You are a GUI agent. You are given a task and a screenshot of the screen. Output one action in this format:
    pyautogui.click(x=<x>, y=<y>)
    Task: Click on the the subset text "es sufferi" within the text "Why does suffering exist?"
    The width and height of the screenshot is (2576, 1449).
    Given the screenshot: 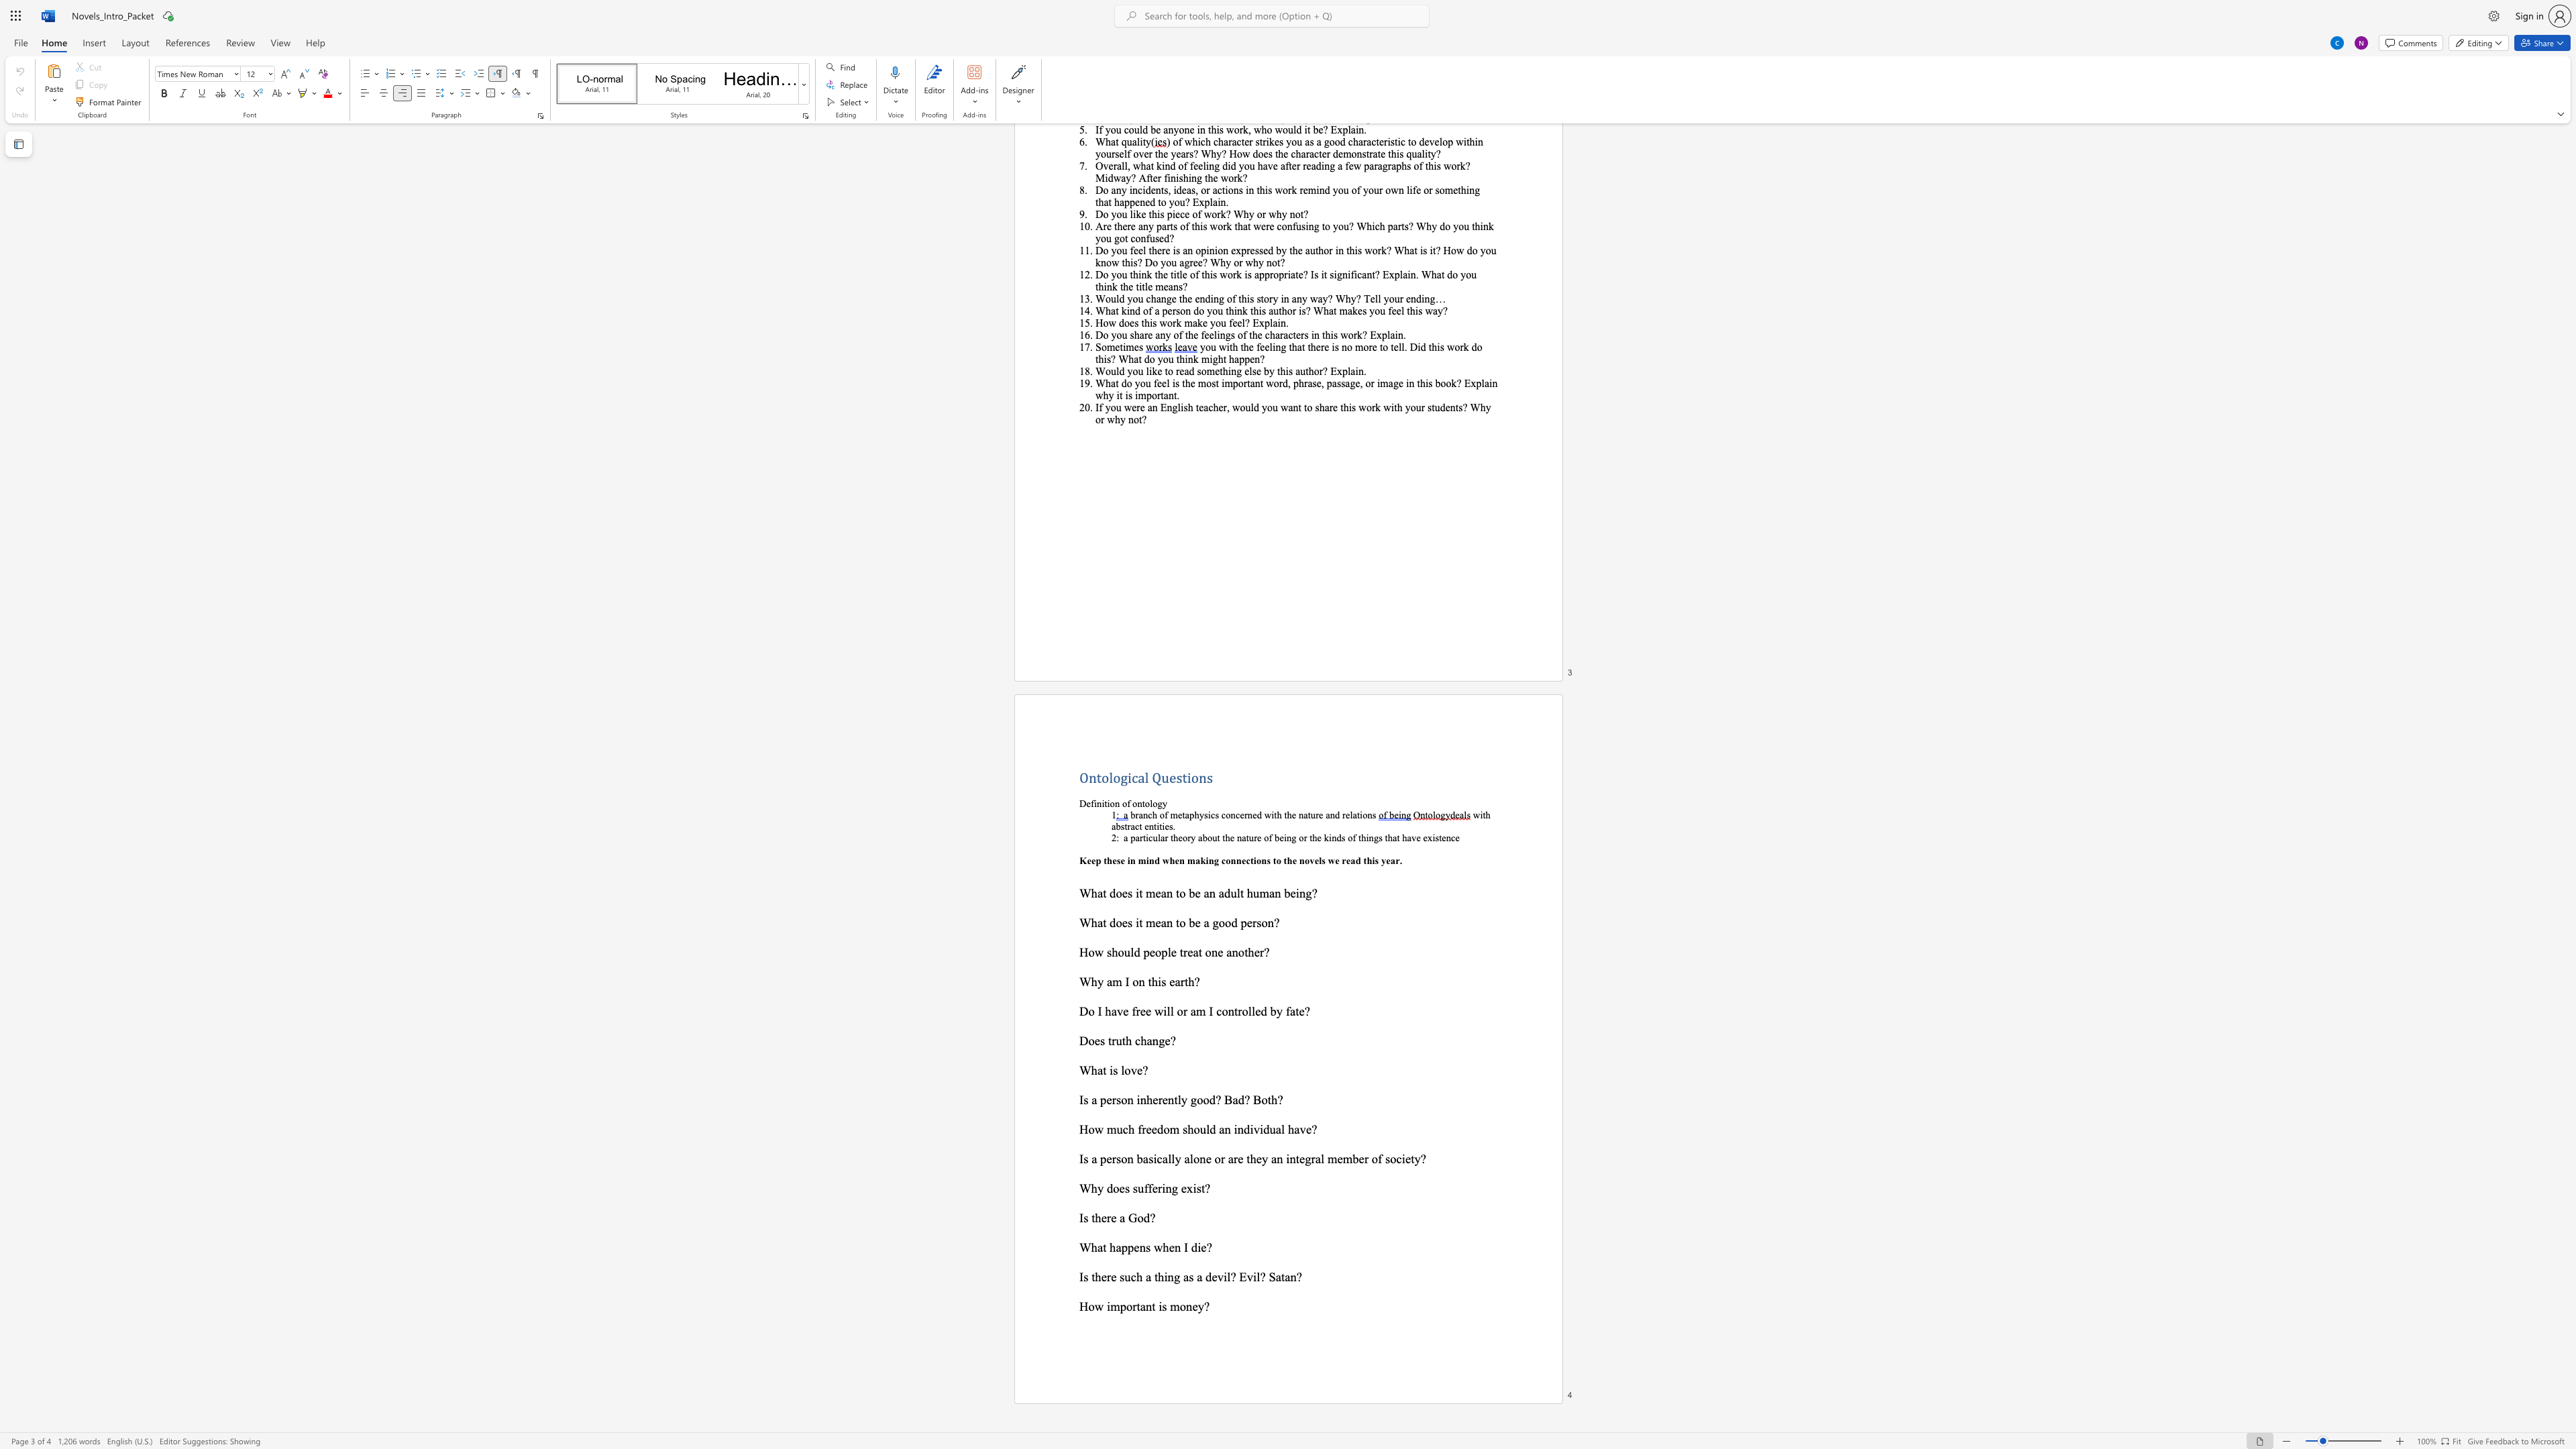 What is the action you would take?
    pyautogui.click(x=1119, y=1187)
    